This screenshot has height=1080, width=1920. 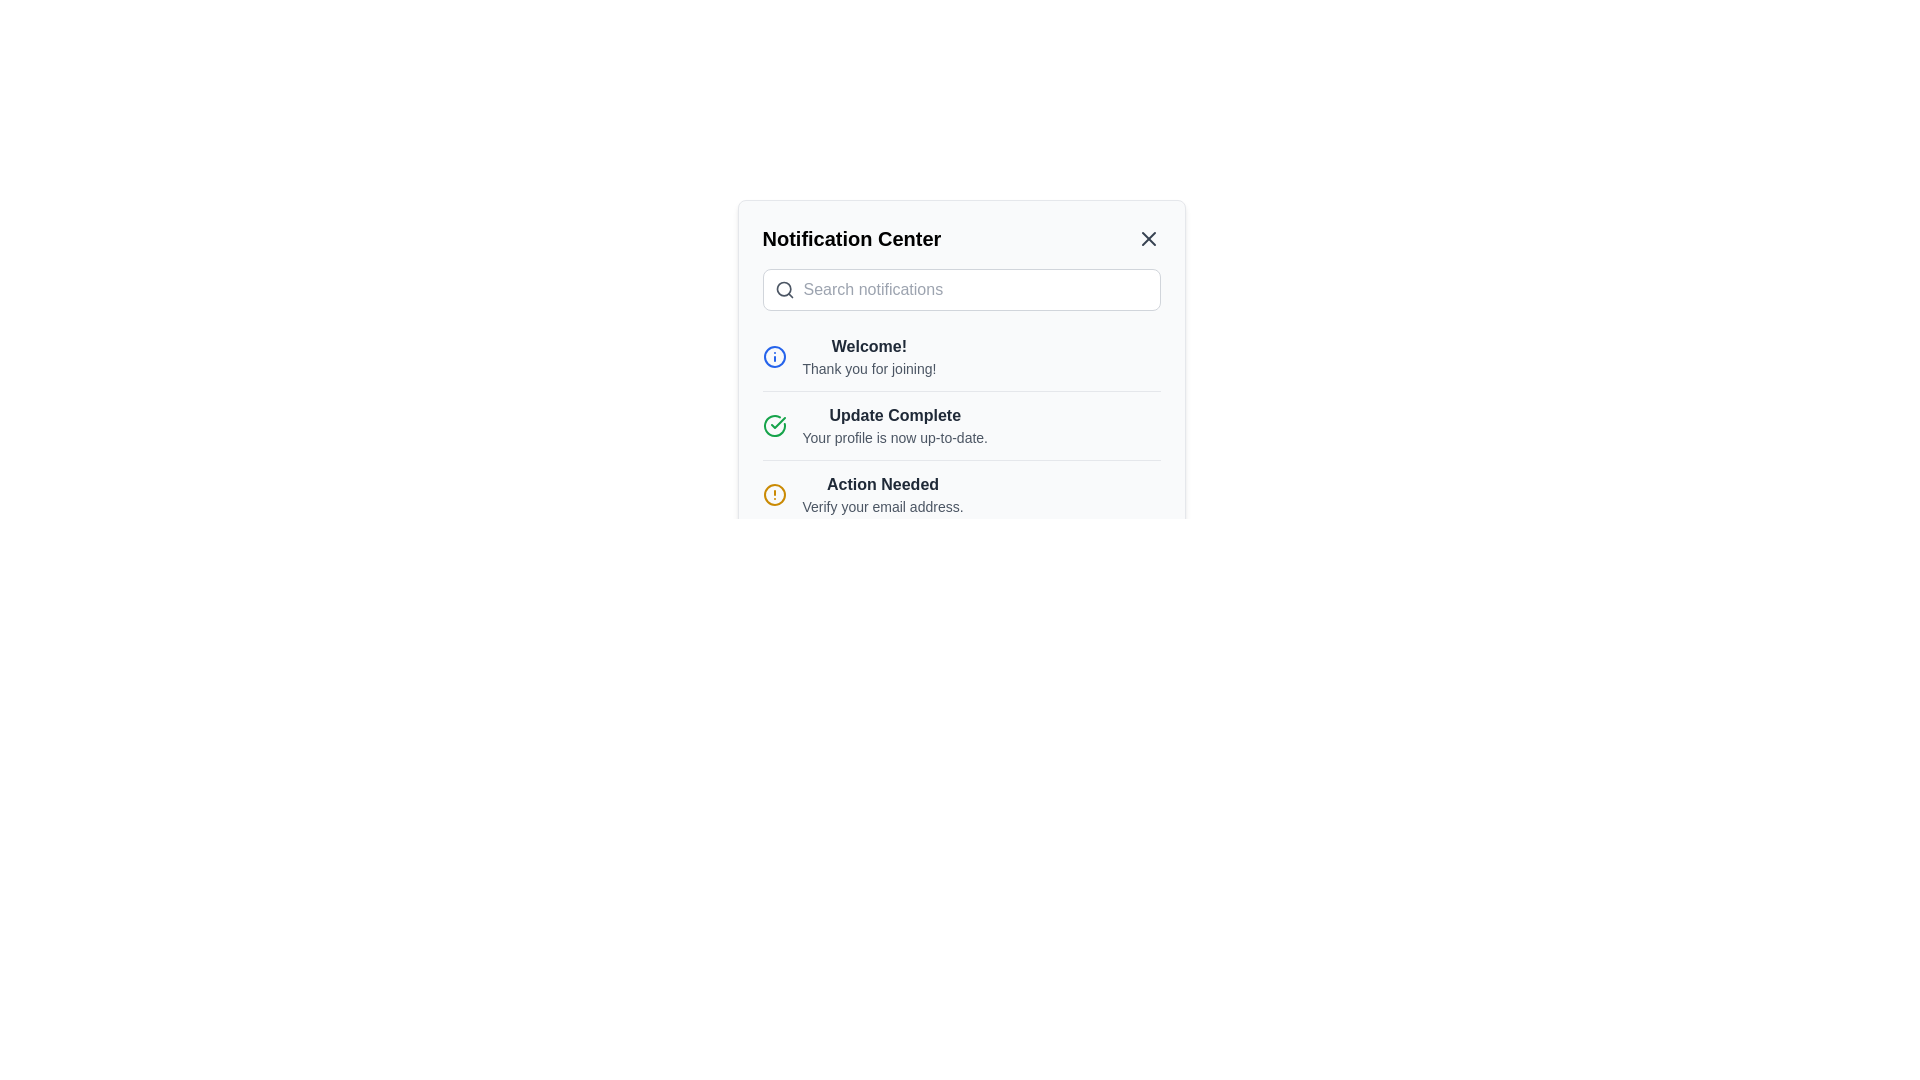 What do you see at coordinates (773, 356) in the screenshot?
I see `the information icon with a circular border and blue outline, located to the left of the greeting message 'Welcome!' in the notification card` at bounding box center [773, 356].